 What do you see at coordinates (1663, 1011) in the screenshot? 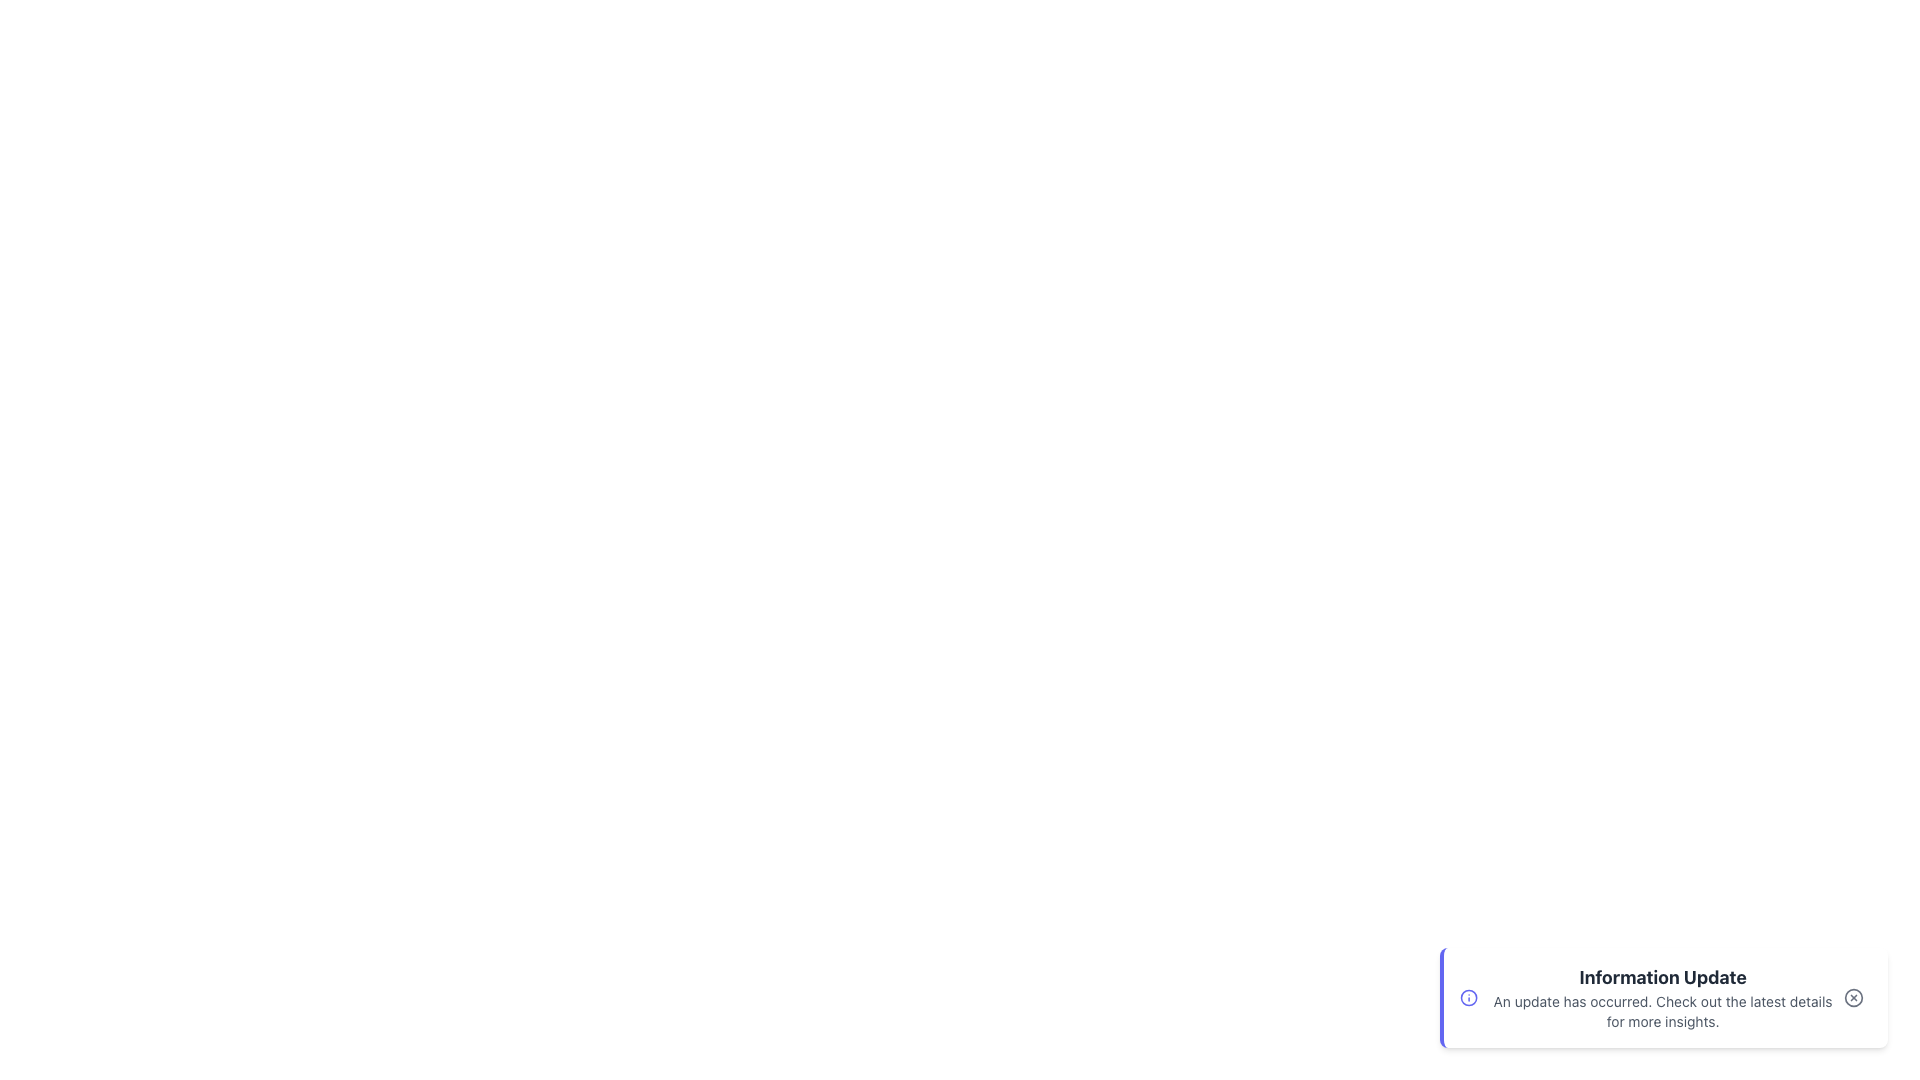
I see `text block containing the message 'An update has occurred. Check out the latest details for more insights.' located below the heading 'Information Update' in the notification popup` at bounding box center [1663, 1011].